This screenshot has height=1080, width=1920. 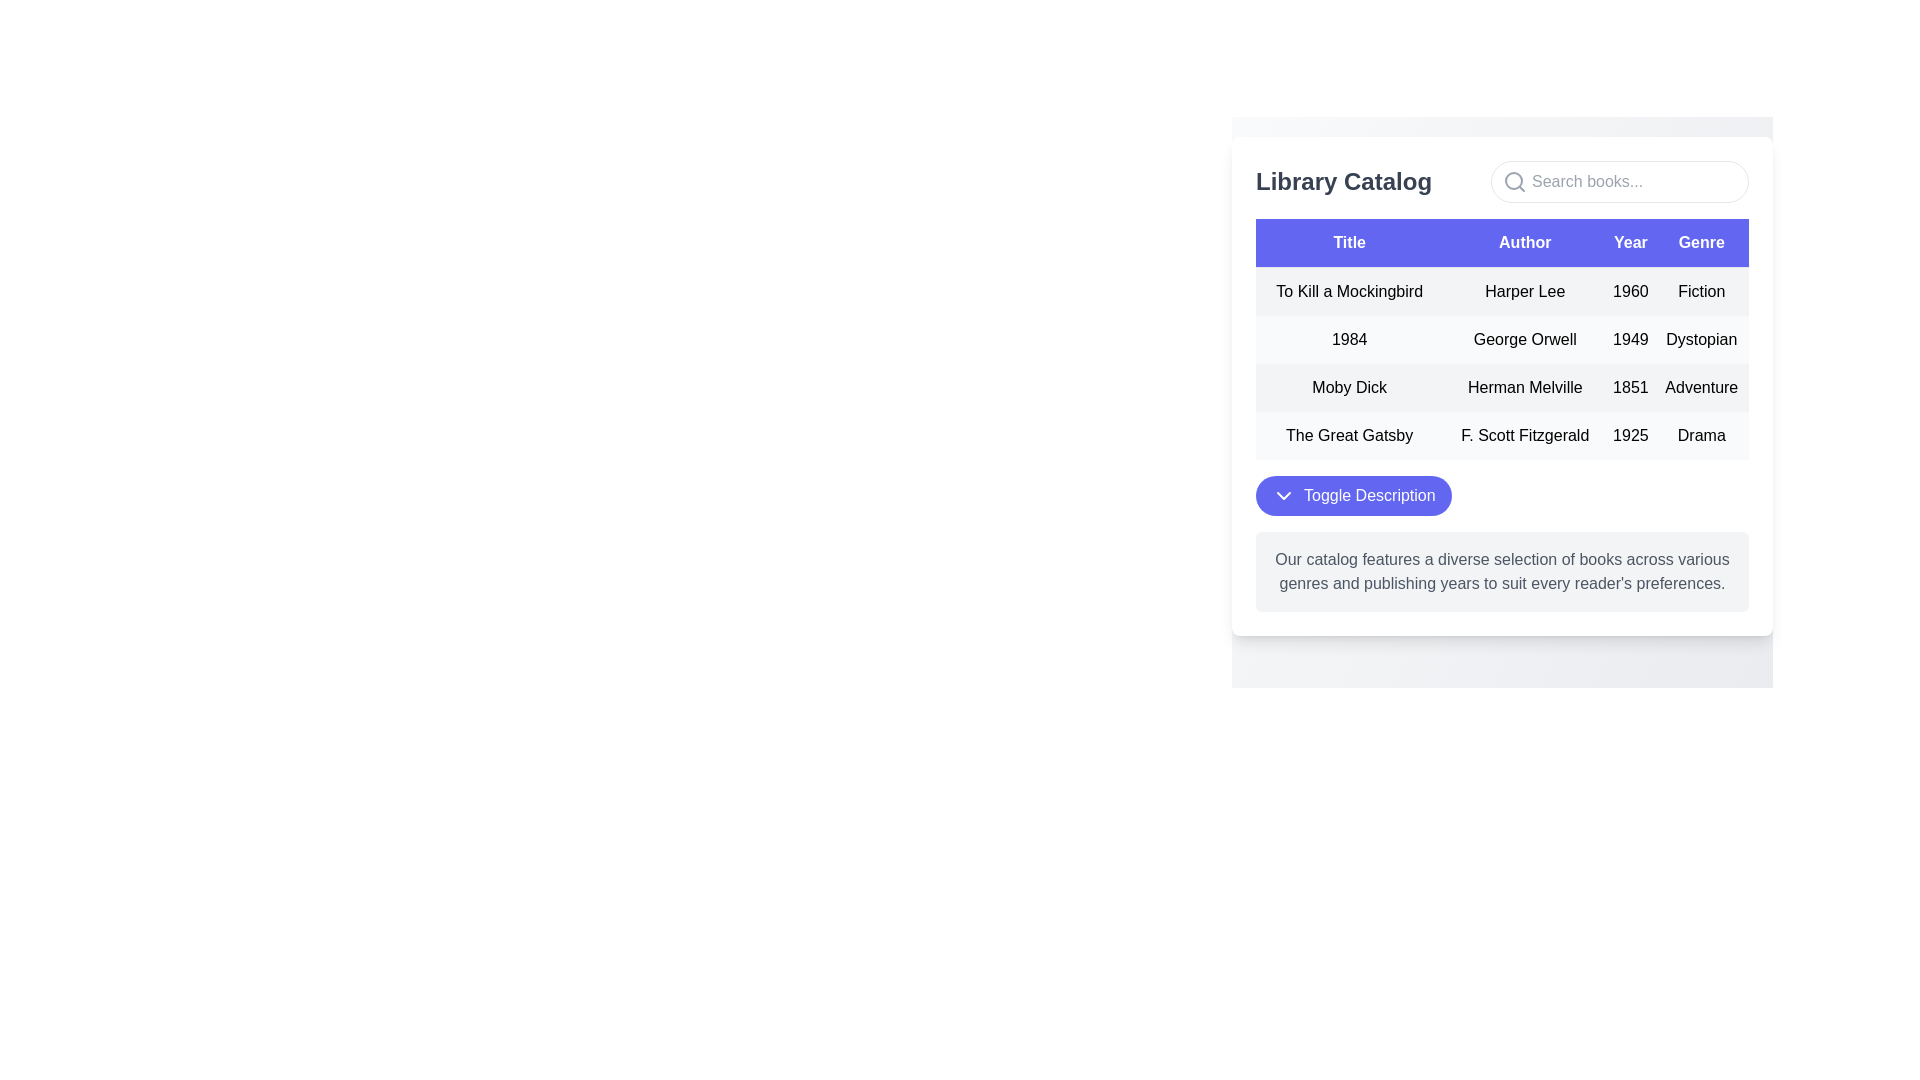 What do you see at coordinates (1502, 434) in the screenshot?
I see `text content of the fourth row in the table under the 'Library Catalog' section, which includes 'The Great Gatsby', 'F. Scott Fitzgerald', '1925', and 'Drama'` at bounding box center [1502, 434].